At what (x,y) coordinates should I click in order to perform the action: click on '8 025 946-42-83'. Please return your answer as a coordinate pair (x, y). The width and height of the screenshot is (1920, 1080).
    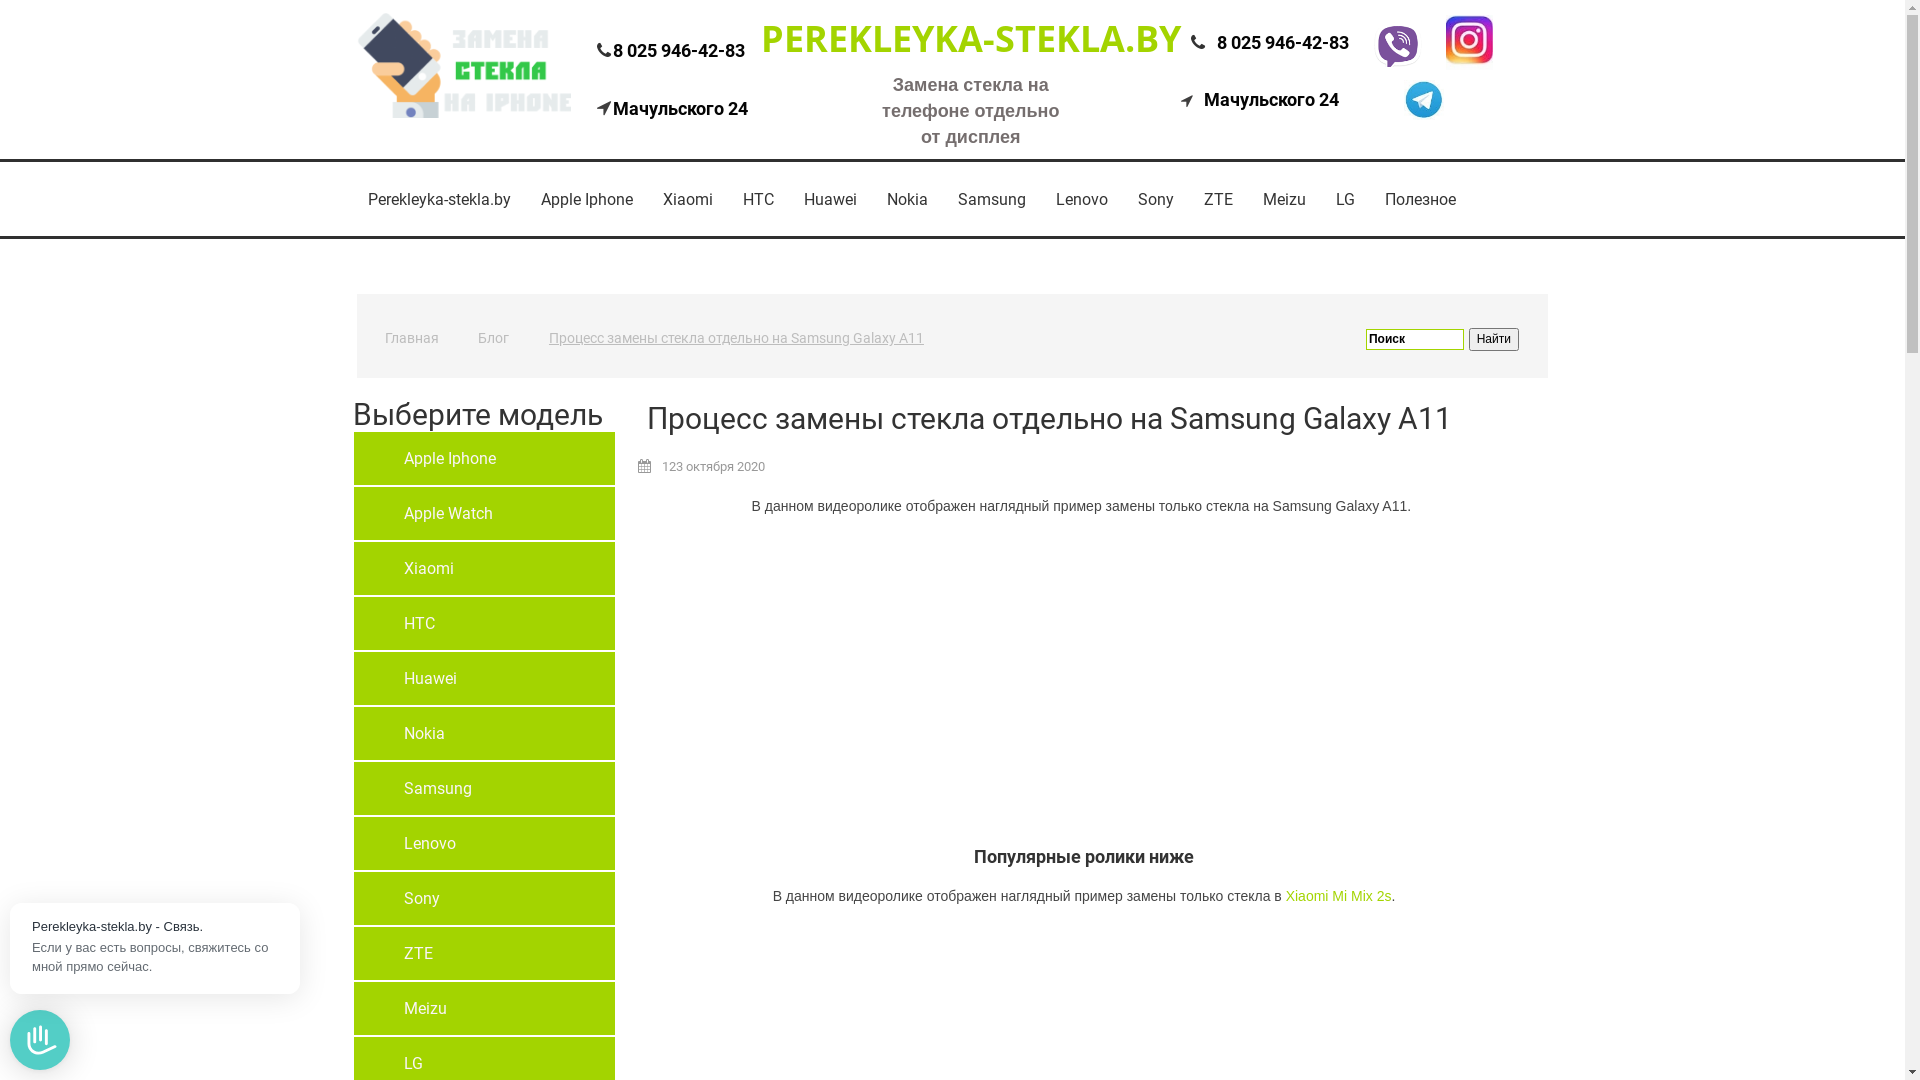
    Looking at the image, I should click on (1282, 42).